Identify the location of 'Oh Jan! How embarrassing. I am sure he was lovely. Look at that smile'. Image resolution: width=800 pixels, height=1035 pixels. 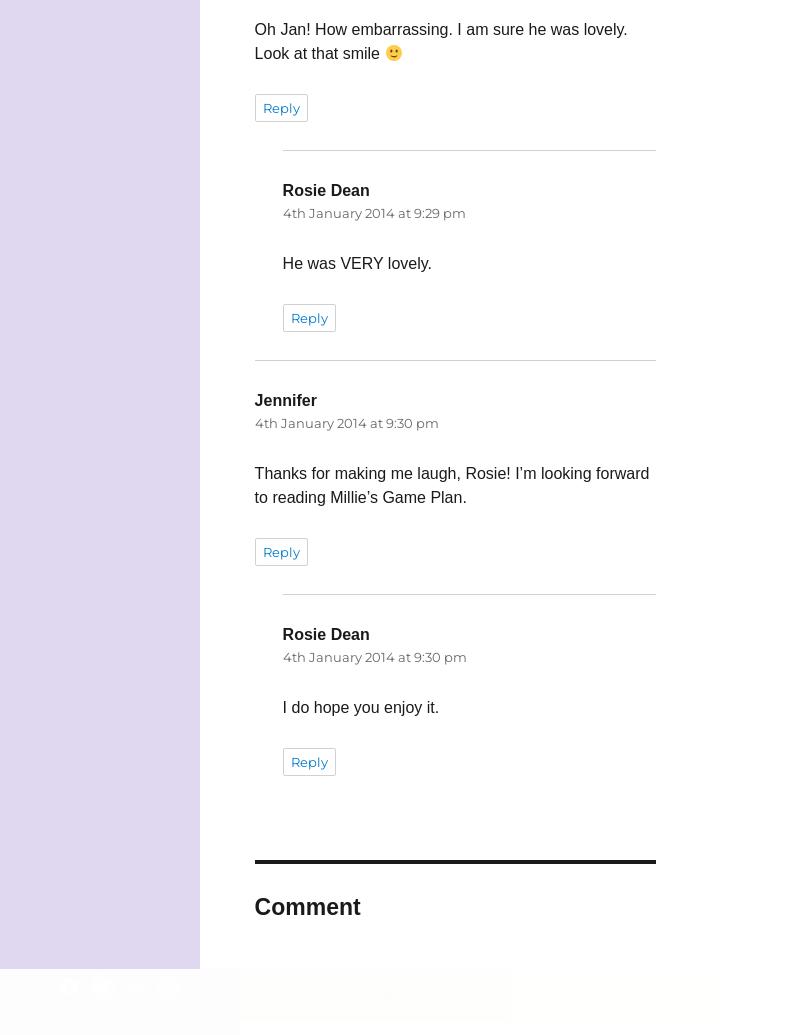
(439, 41).